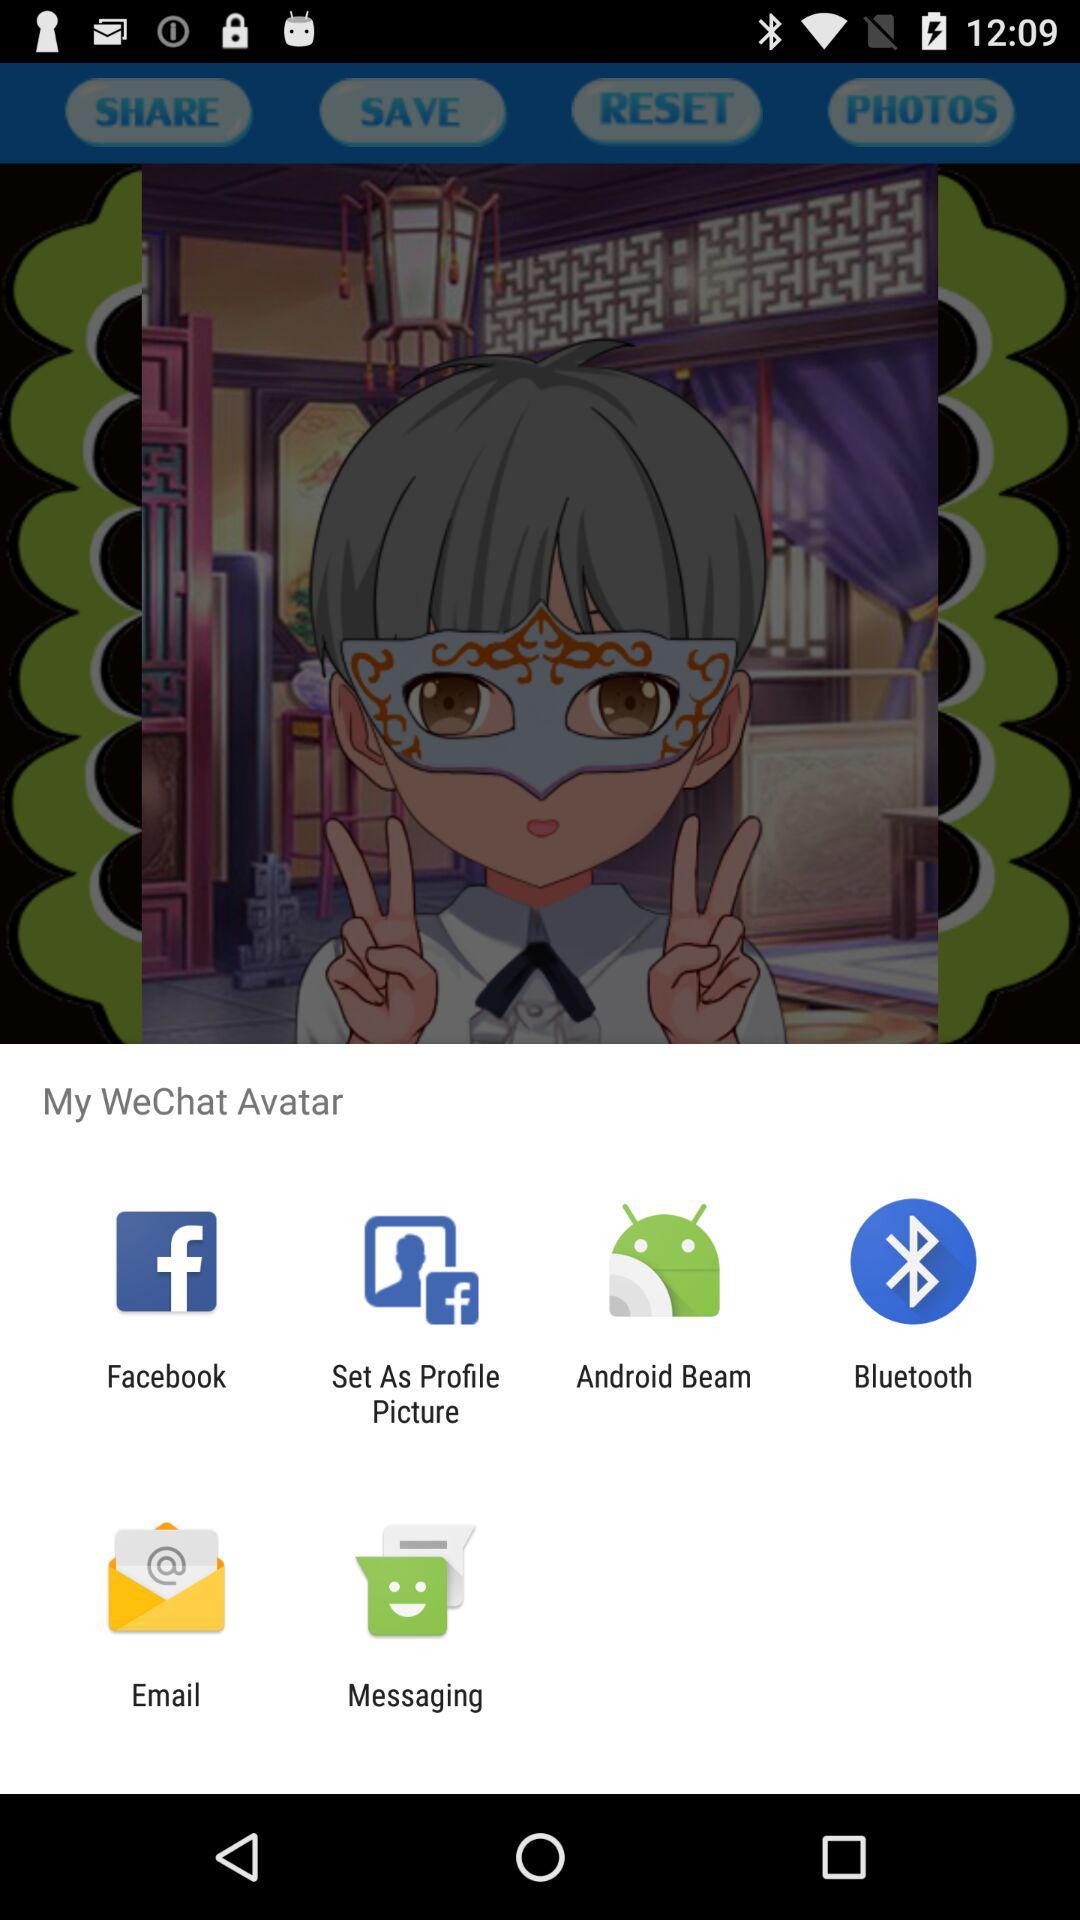  Describe the element at coordinates (165, 1392) in the screenshot. I see `item to the left of set as profile` at that location.